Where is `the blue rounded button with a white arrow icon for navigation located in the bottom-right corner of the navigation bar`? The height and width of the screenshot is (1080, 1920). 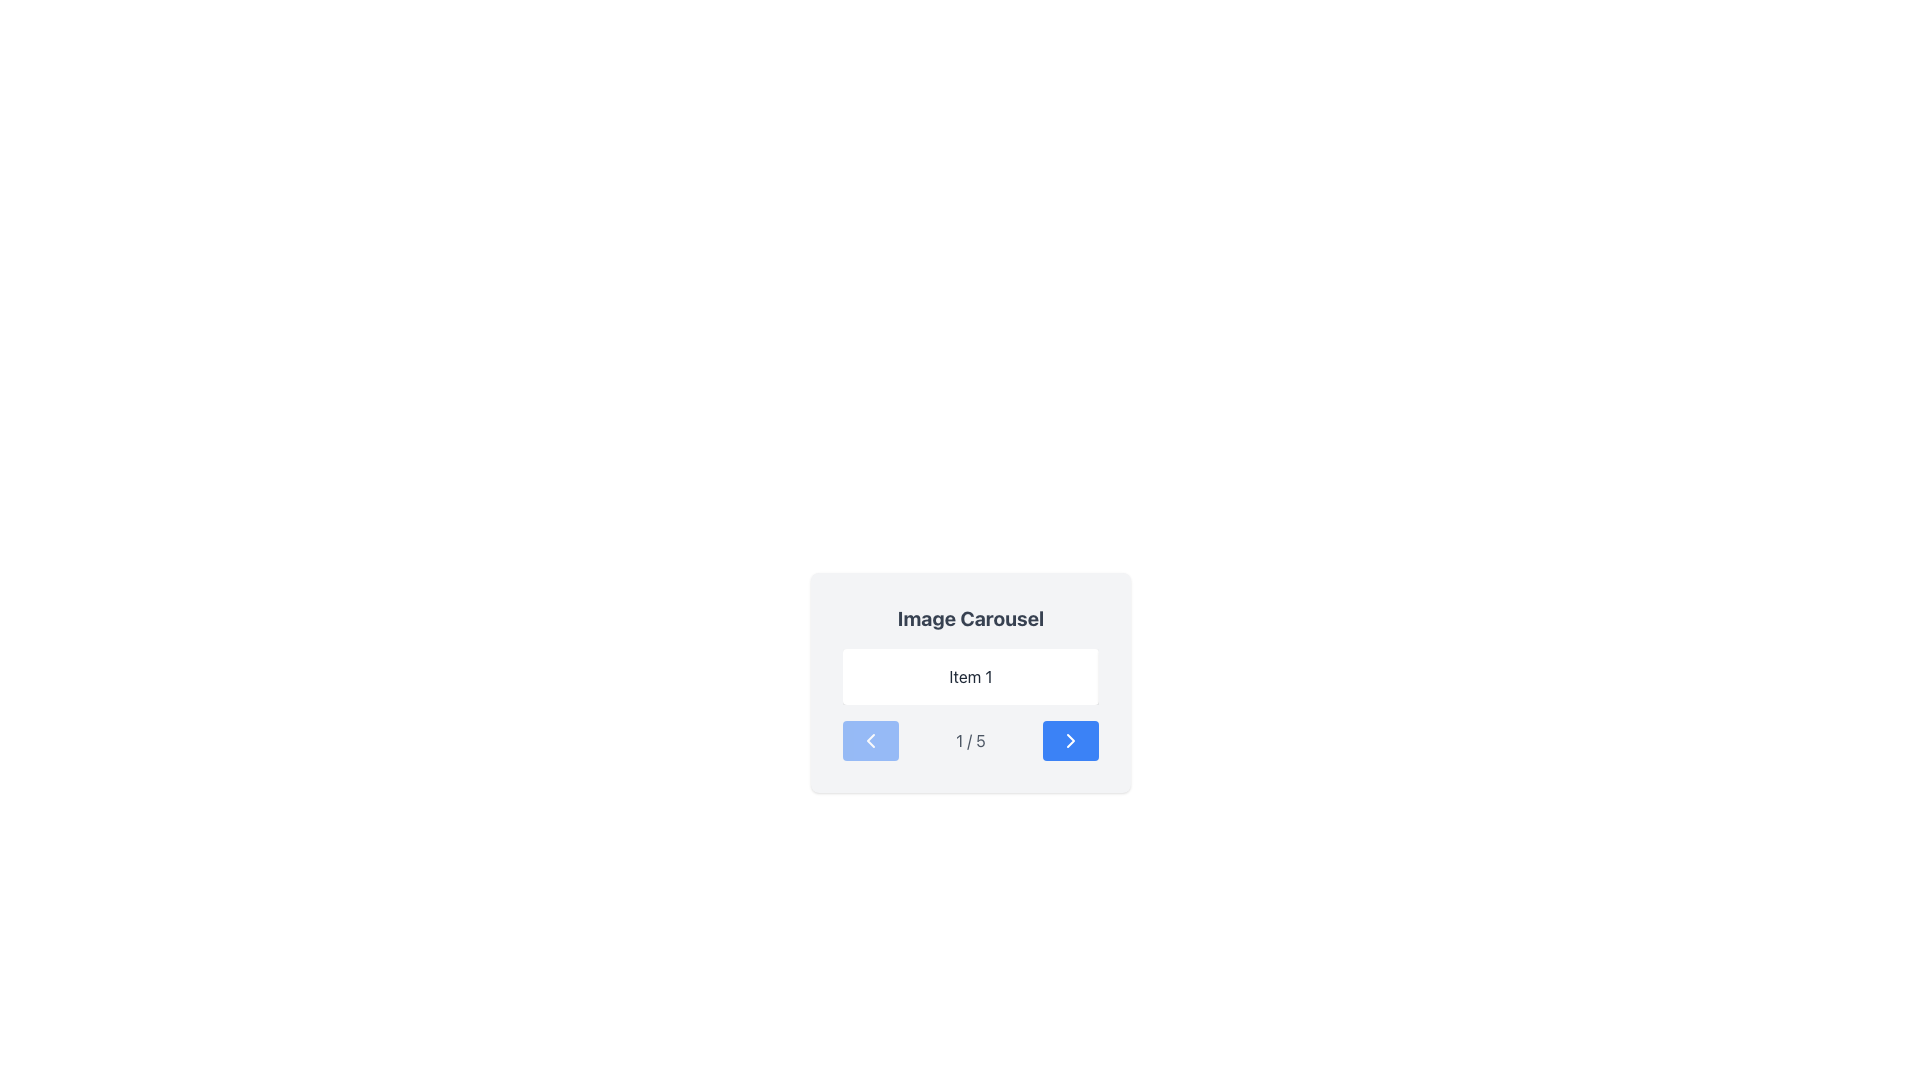 the blue rounded button with a white arrow icon for navigation located in the bottom-right corner of the navigation bar is located at coordinates (1069, 740).